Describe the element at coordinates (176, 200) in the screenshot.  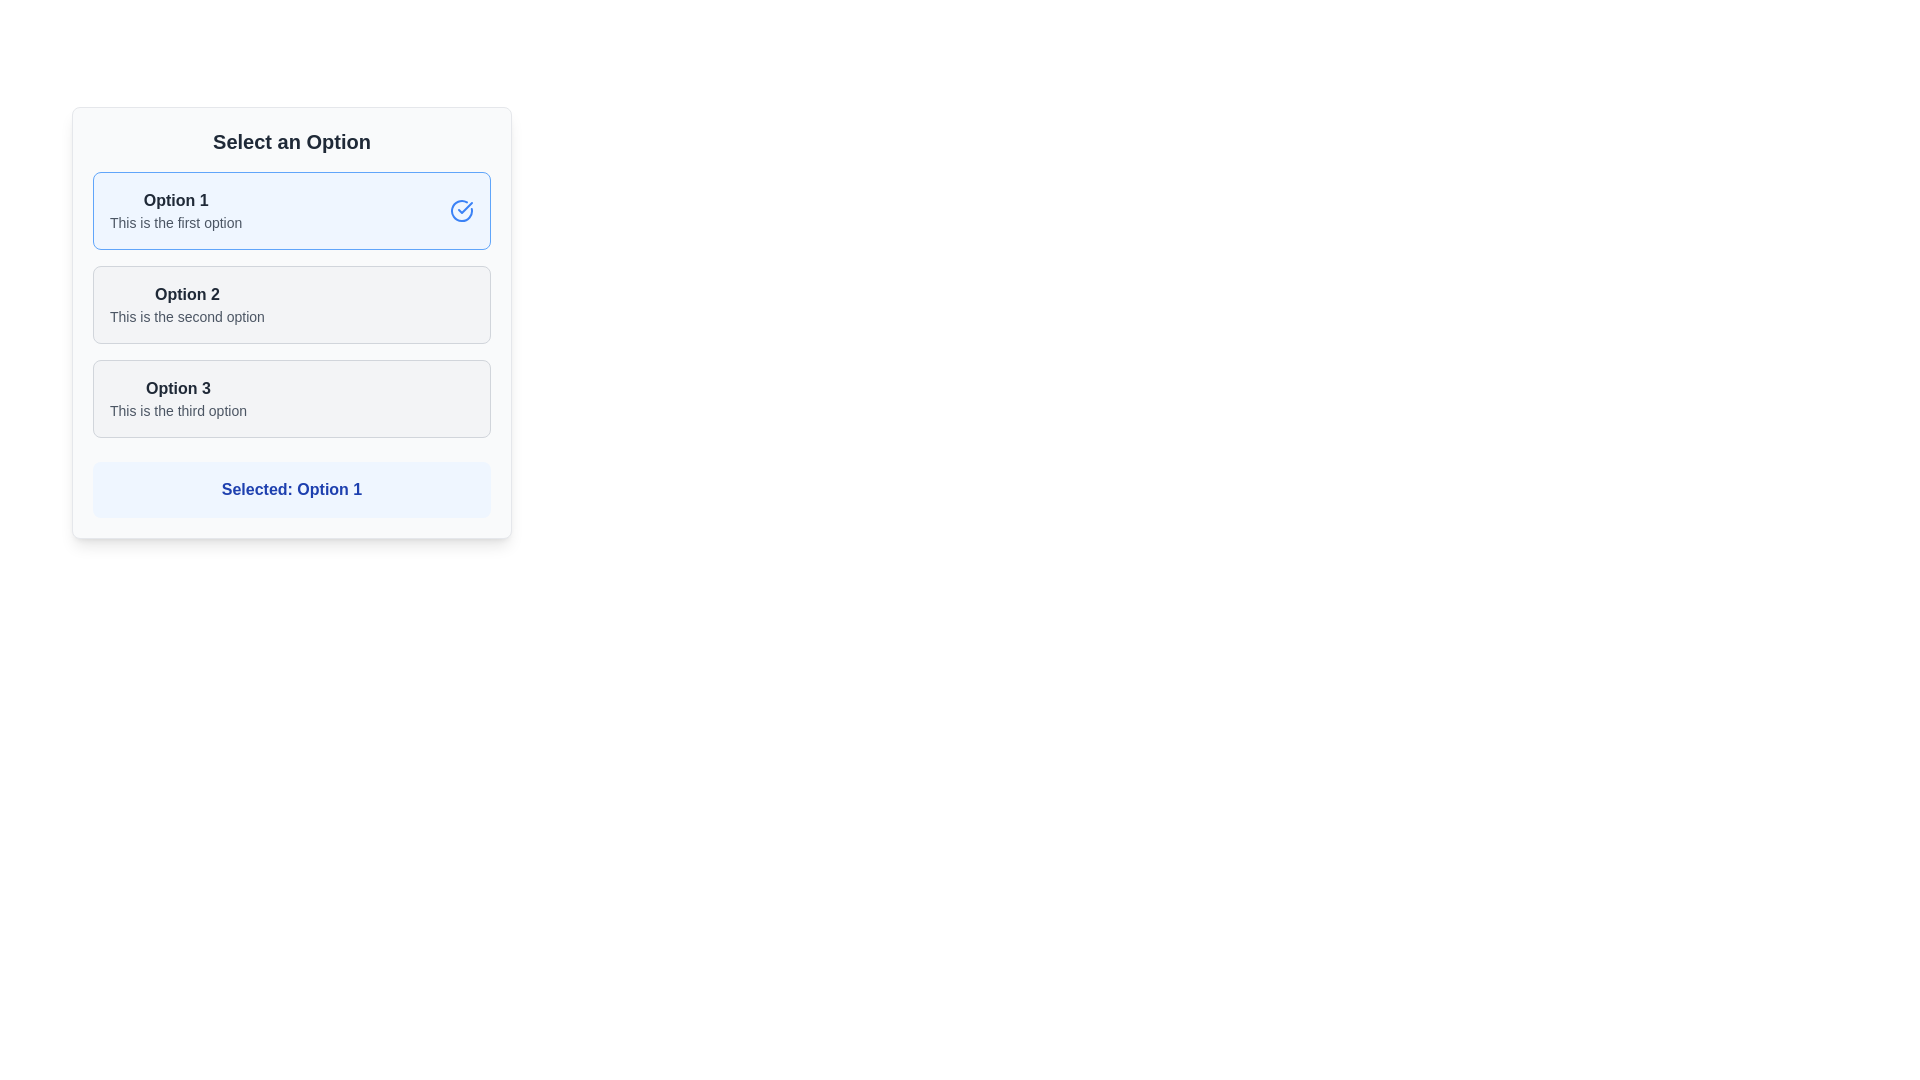
I see `the bold text label reading 'Option 1'` at that location.